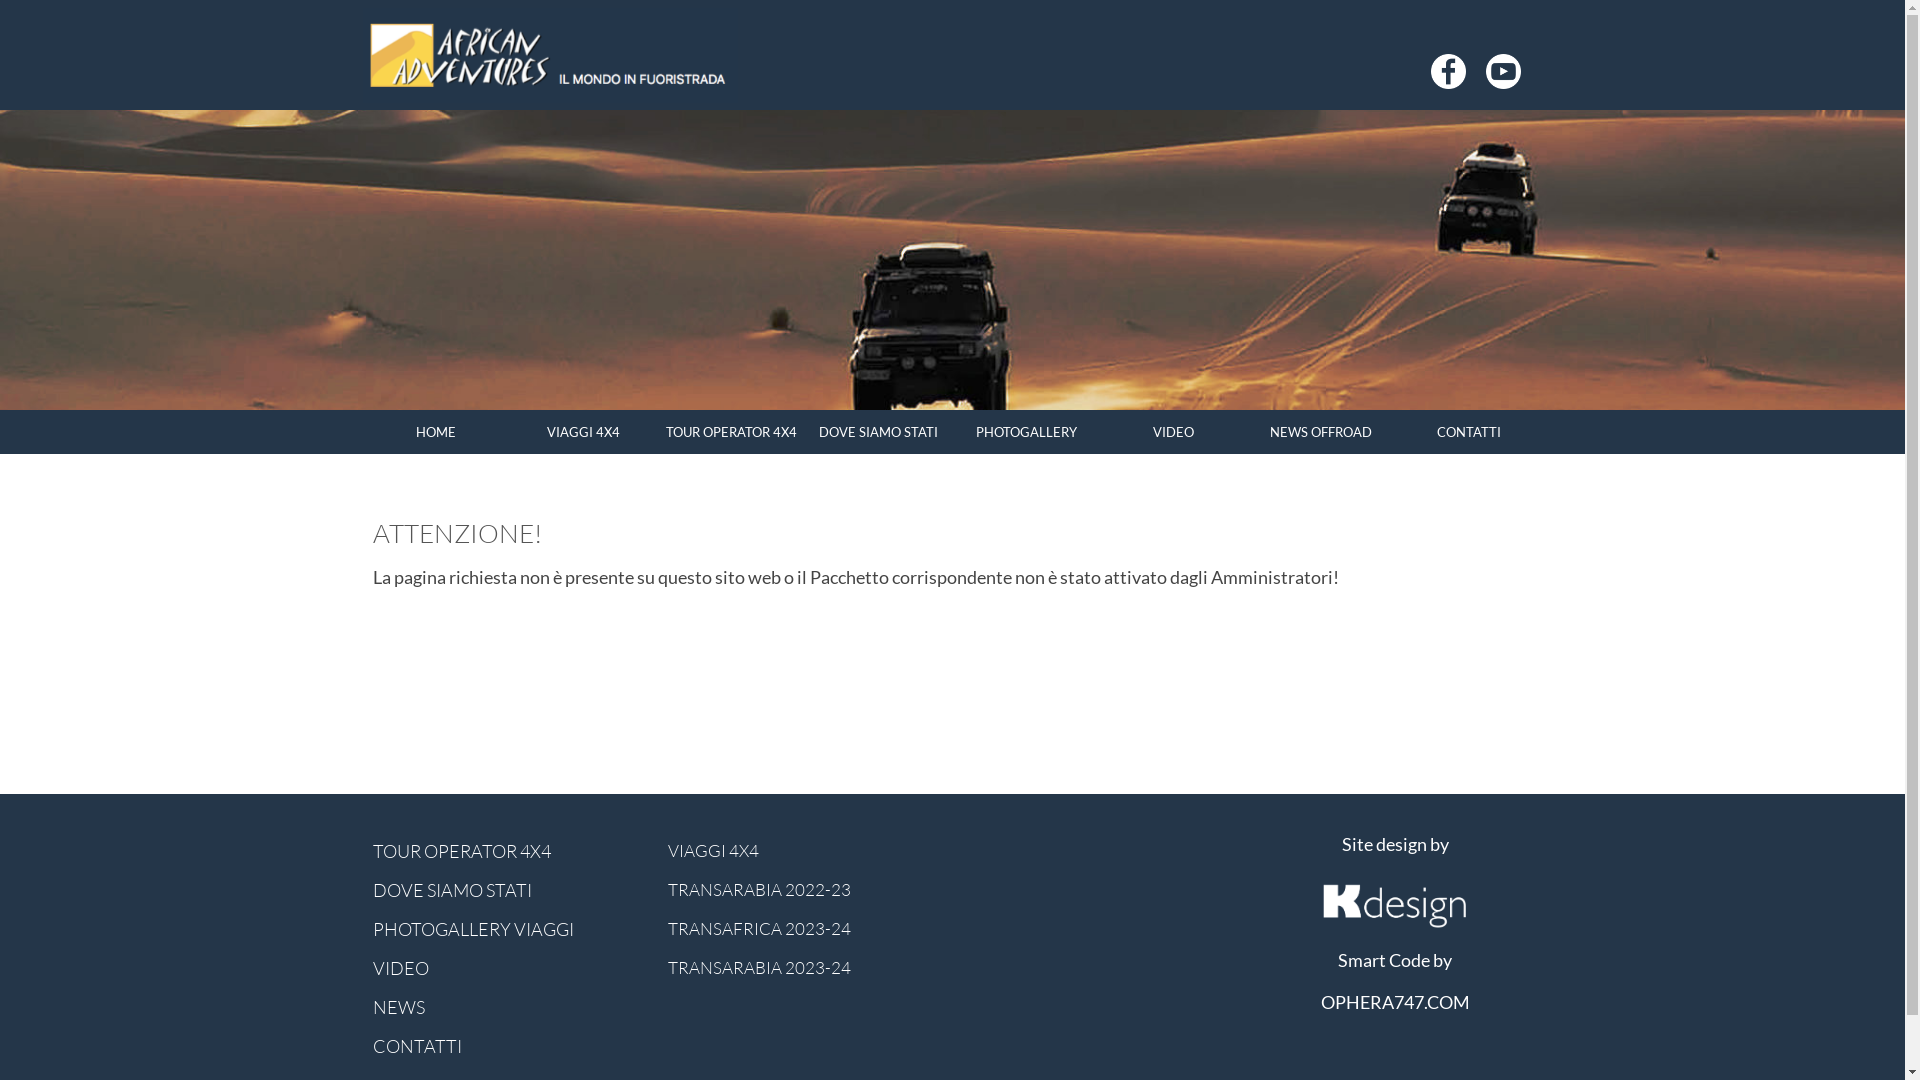 This screenshot has width=1920, height=1080. I want to click on 'HOME', so click(435, 431).